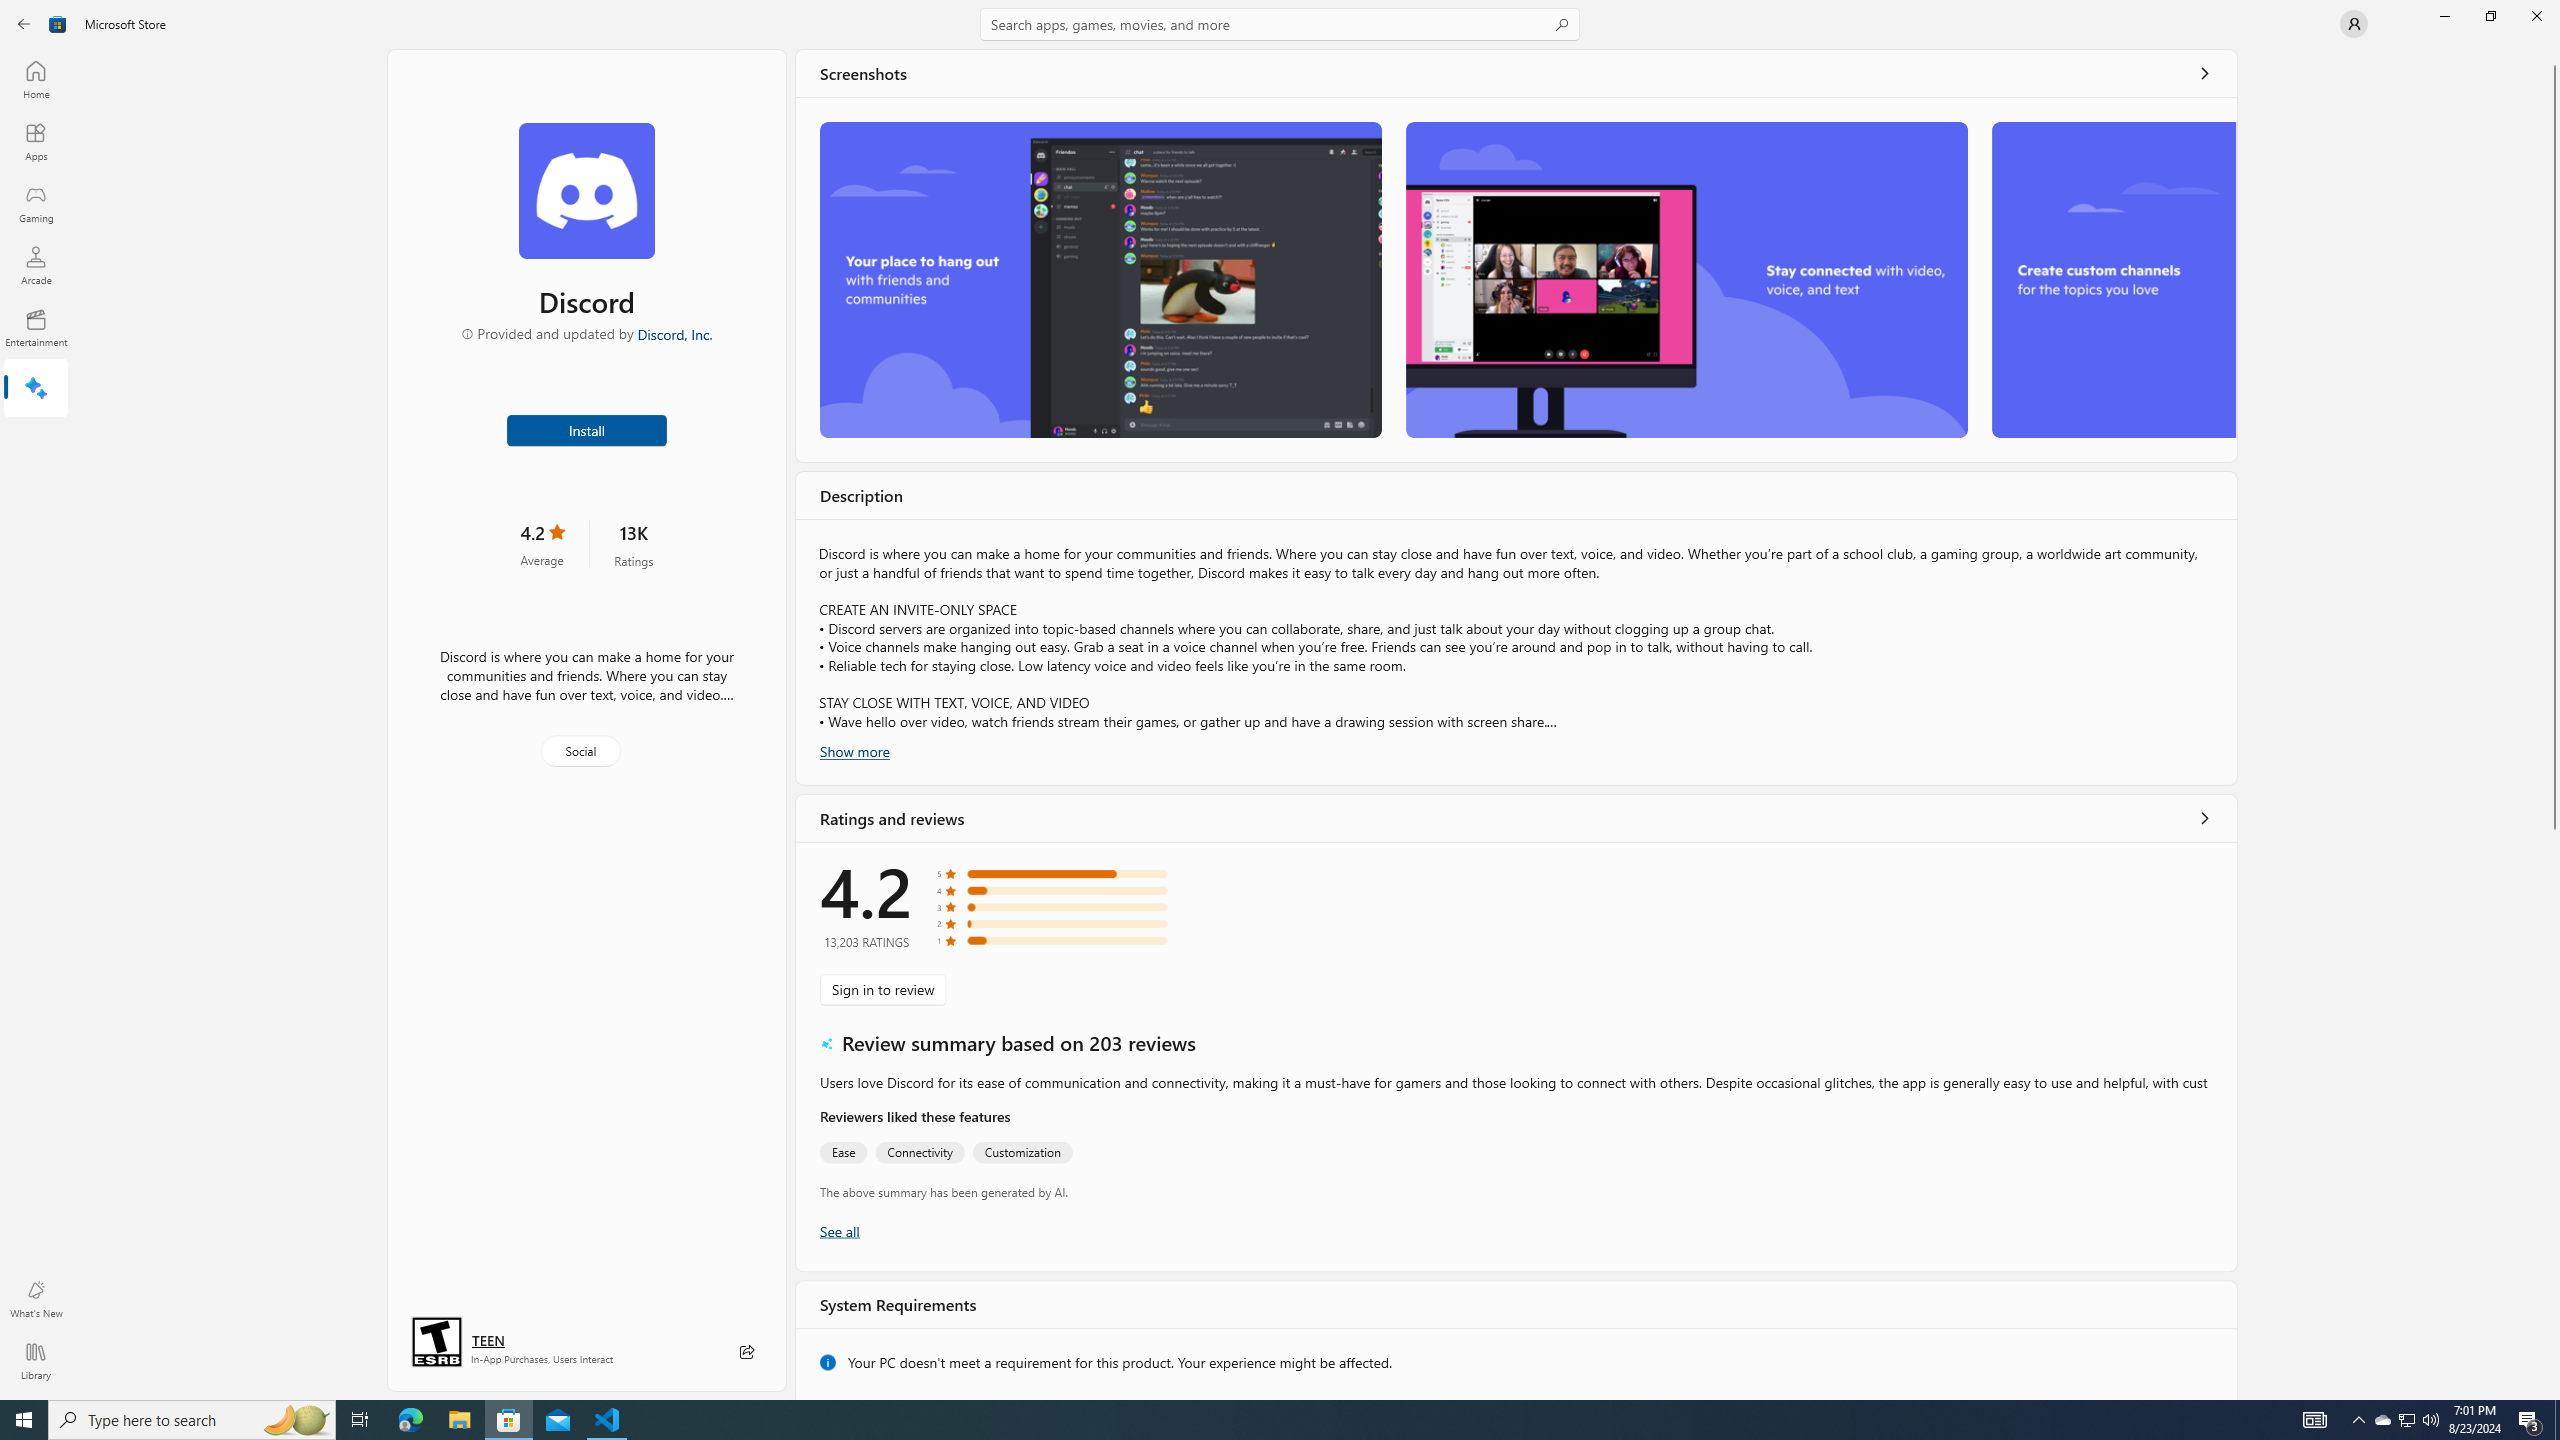 This screenshot has height=1440, width=2560. Describe the element at coordinates (1100, 279) in the screenshot. I see `'Screenshot 1'` at that location.